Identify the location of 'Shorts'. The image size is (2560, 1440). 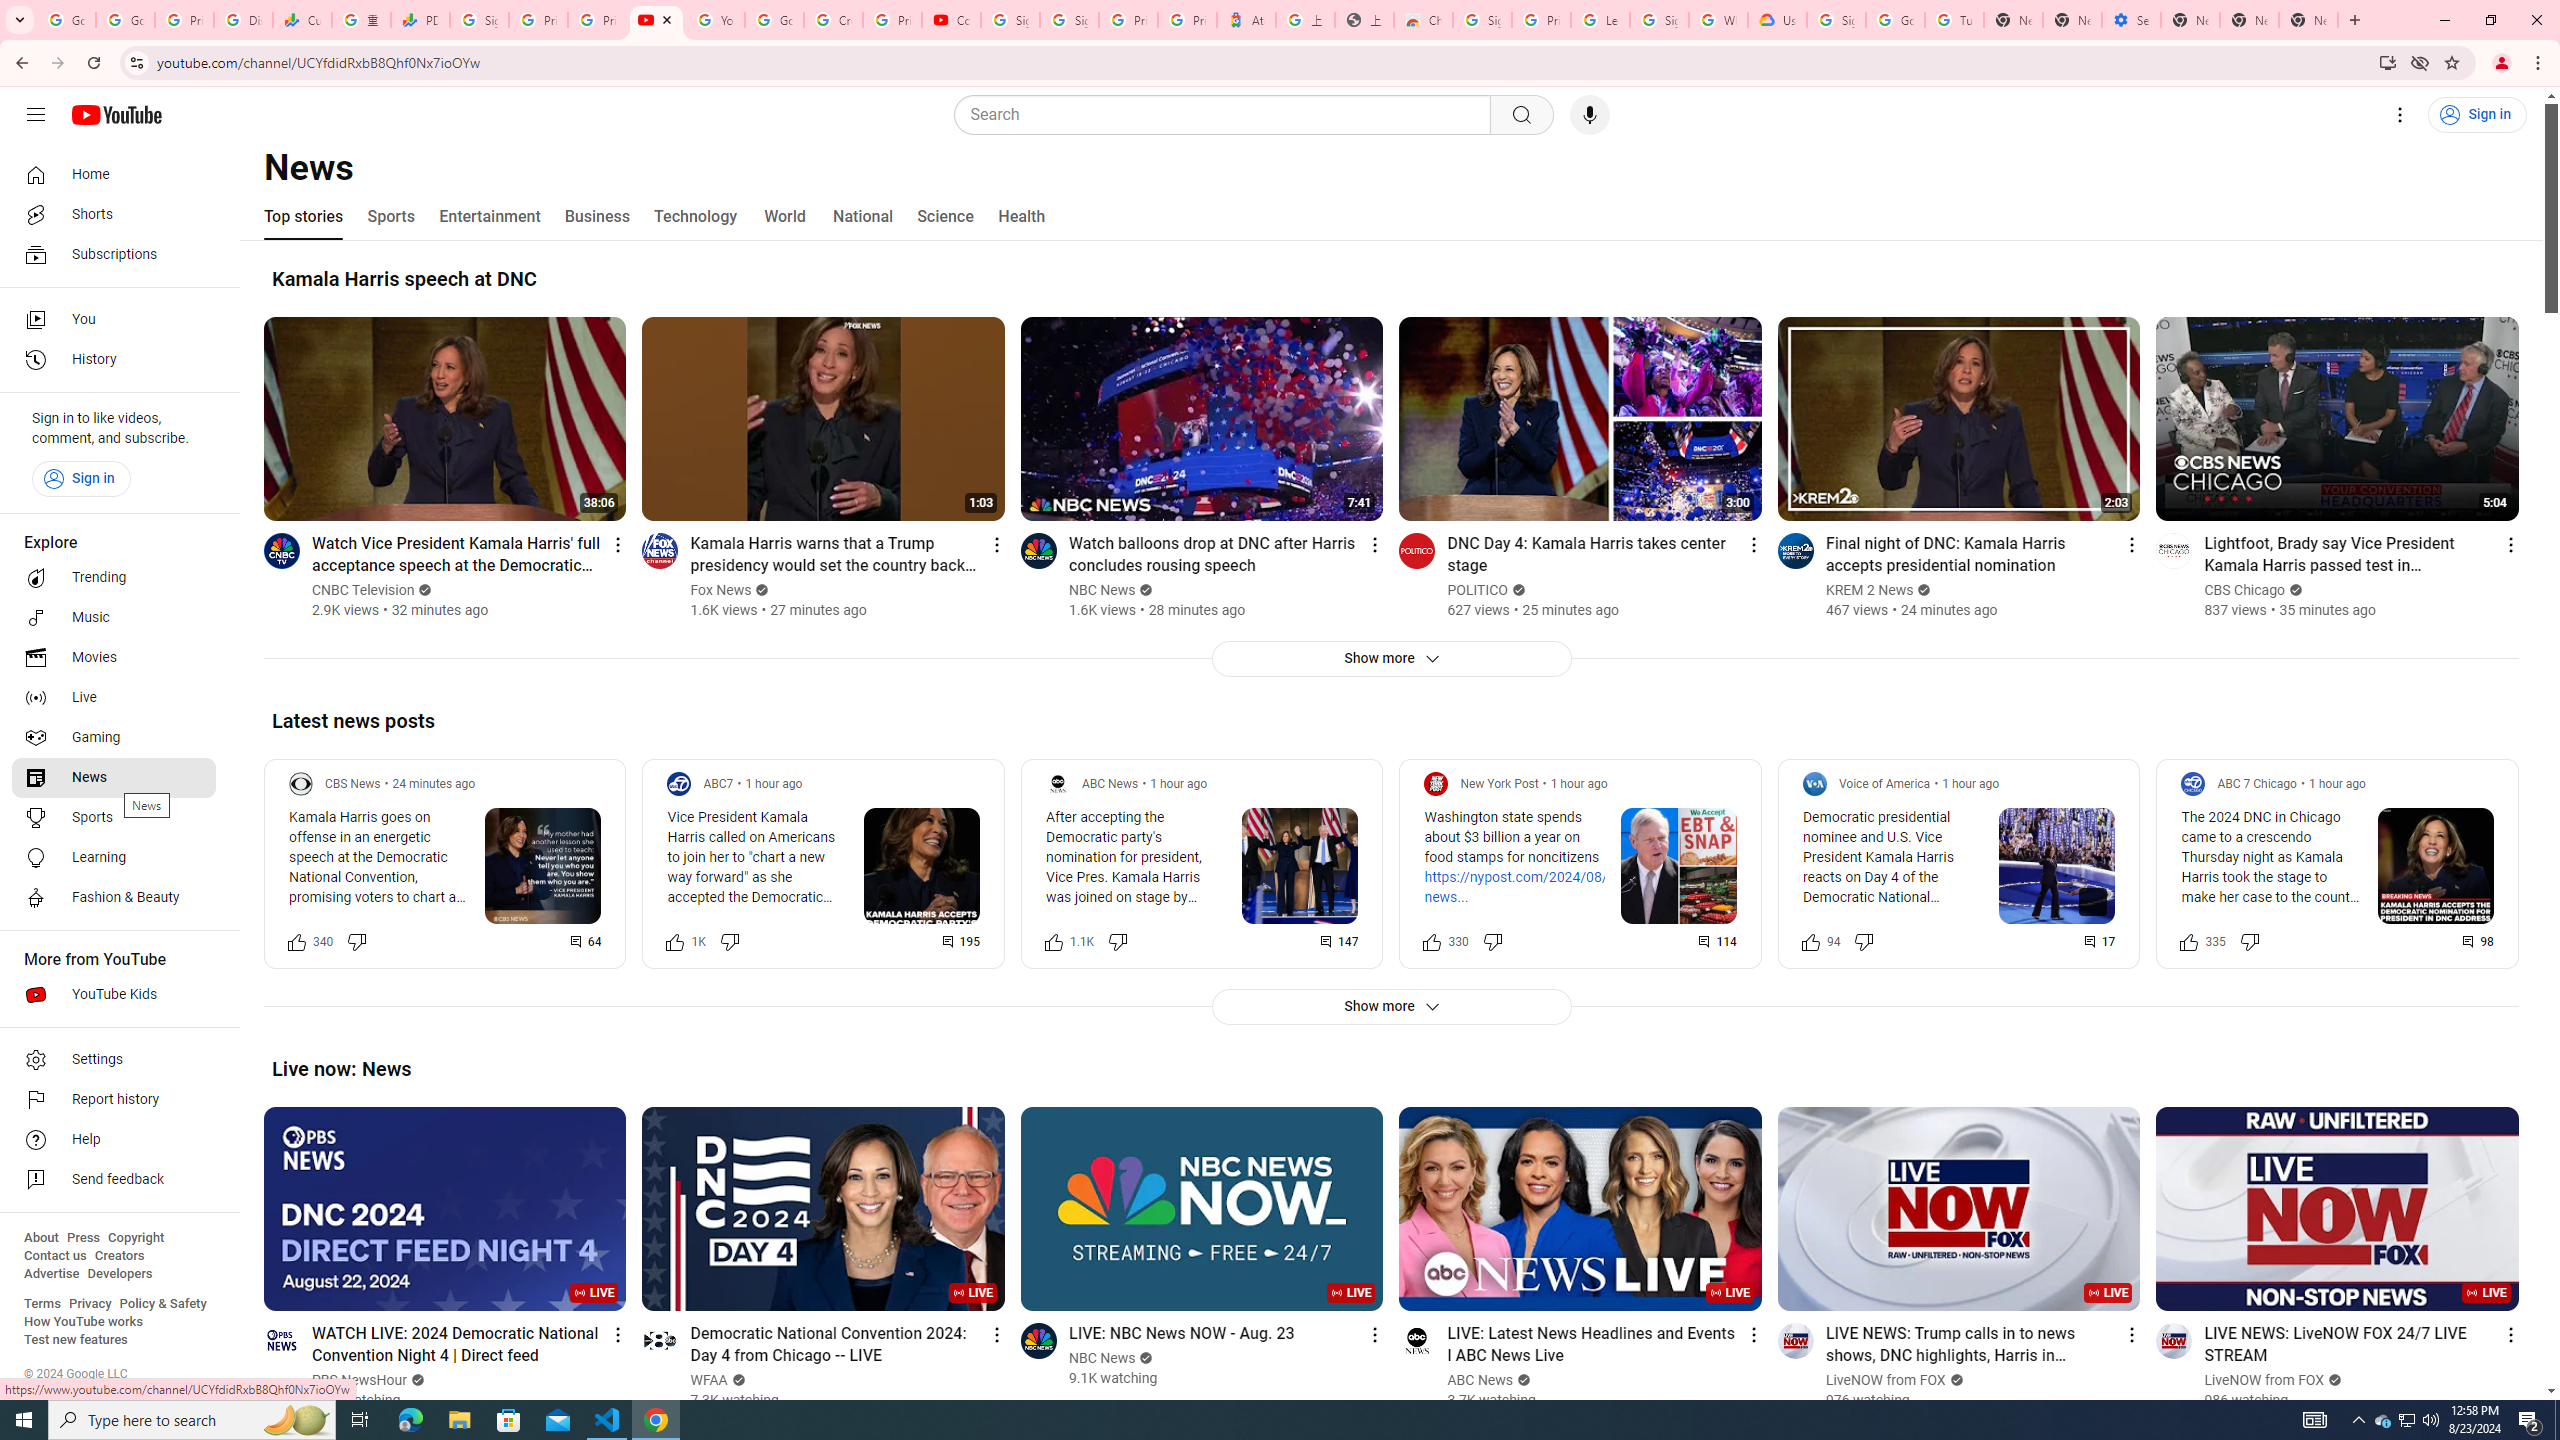
(113, 214).